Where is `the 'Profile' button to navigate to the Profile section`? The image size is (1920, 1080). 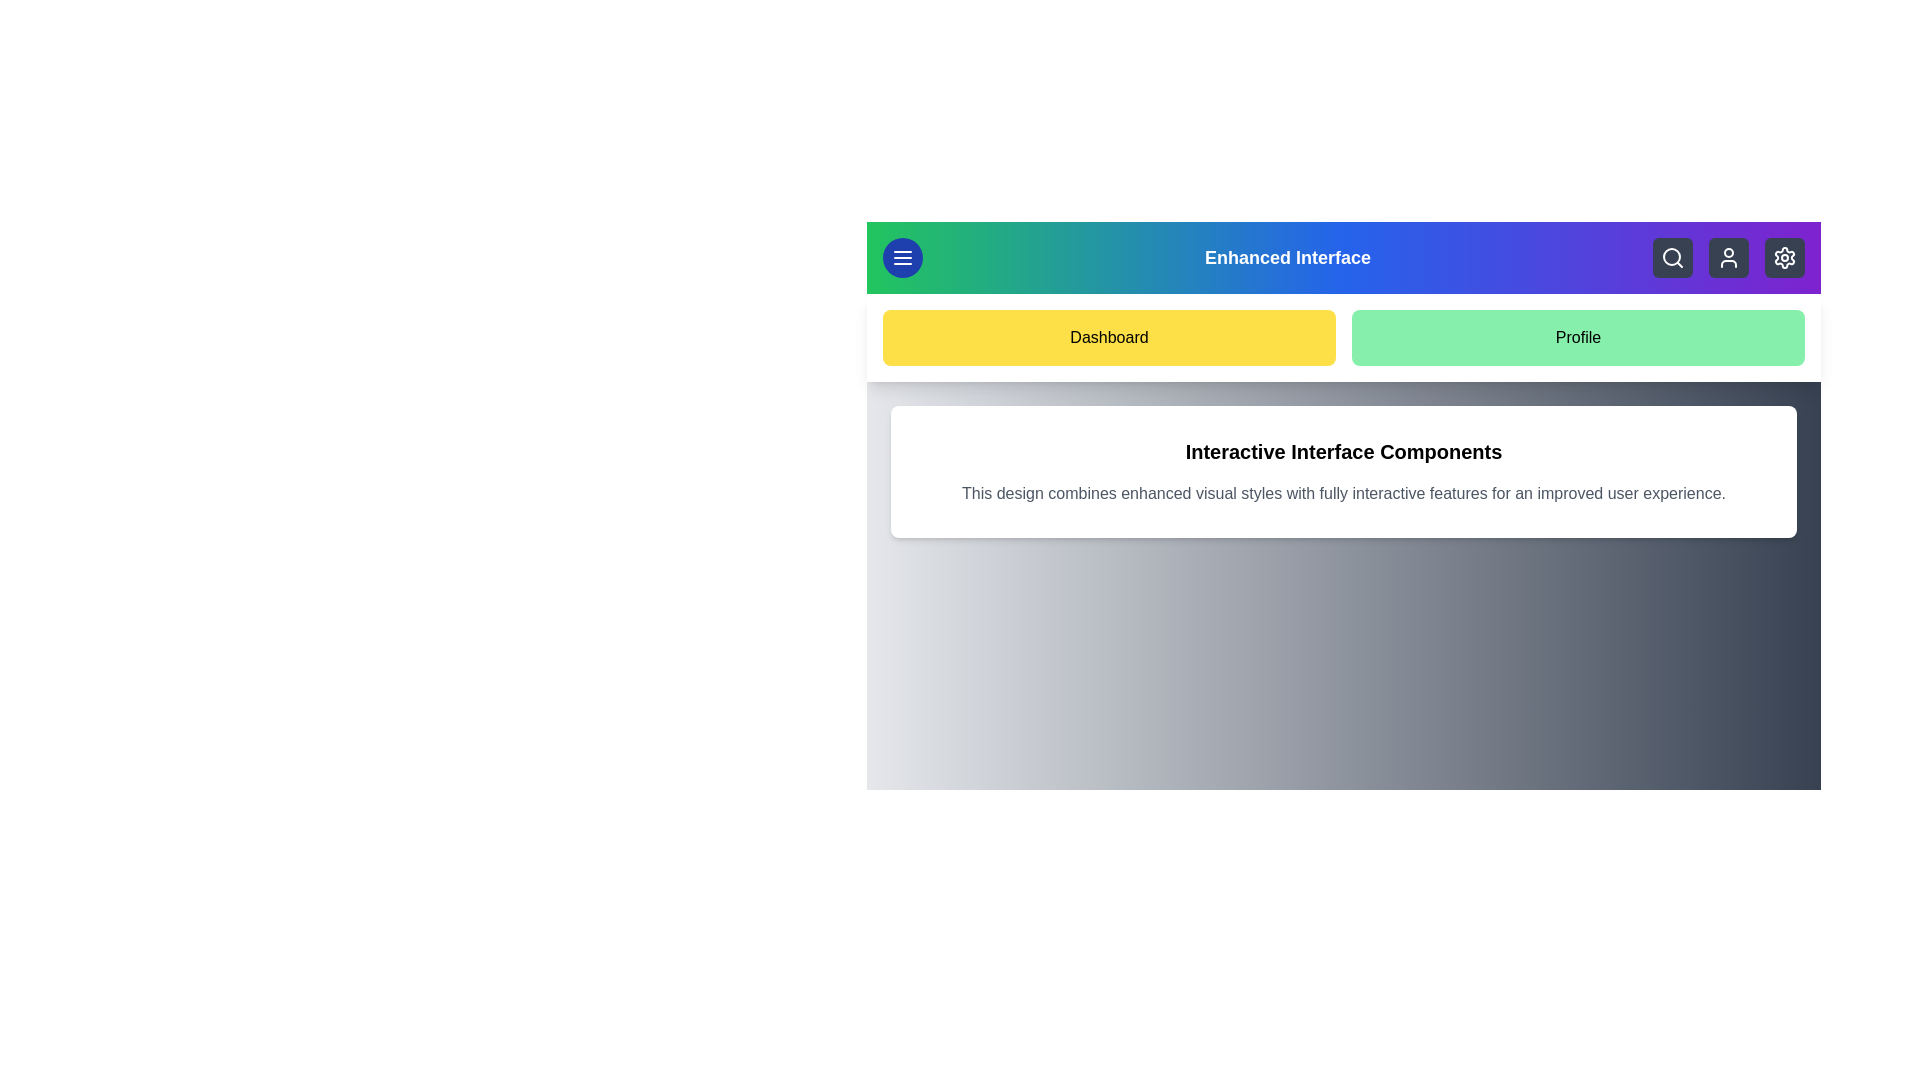
the 'Profile' button to navigate to the Profile section is located at coordinates (1577, 337).